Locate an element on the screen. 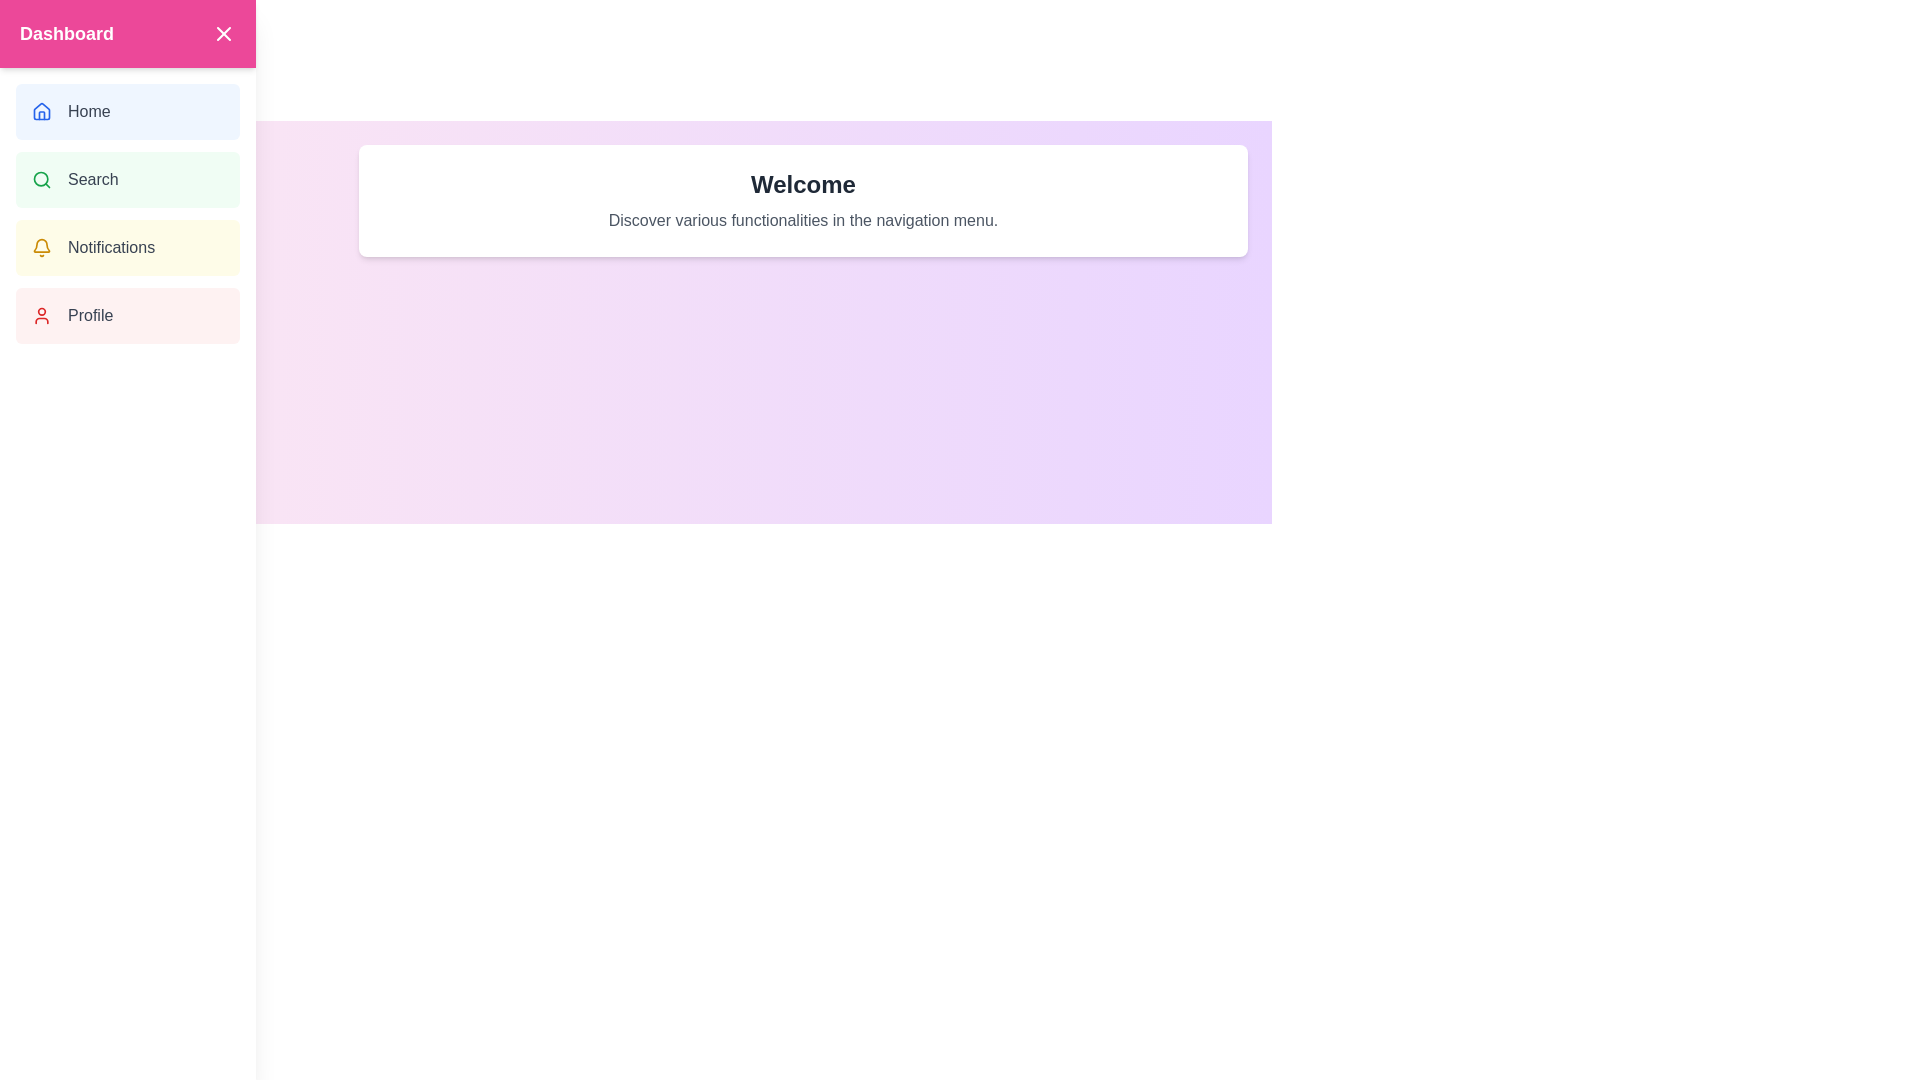  SVG Circle element that represents the circular part of the search icon located in the second navigation item labeled 'Search.' is located at coordinates (41, 178).